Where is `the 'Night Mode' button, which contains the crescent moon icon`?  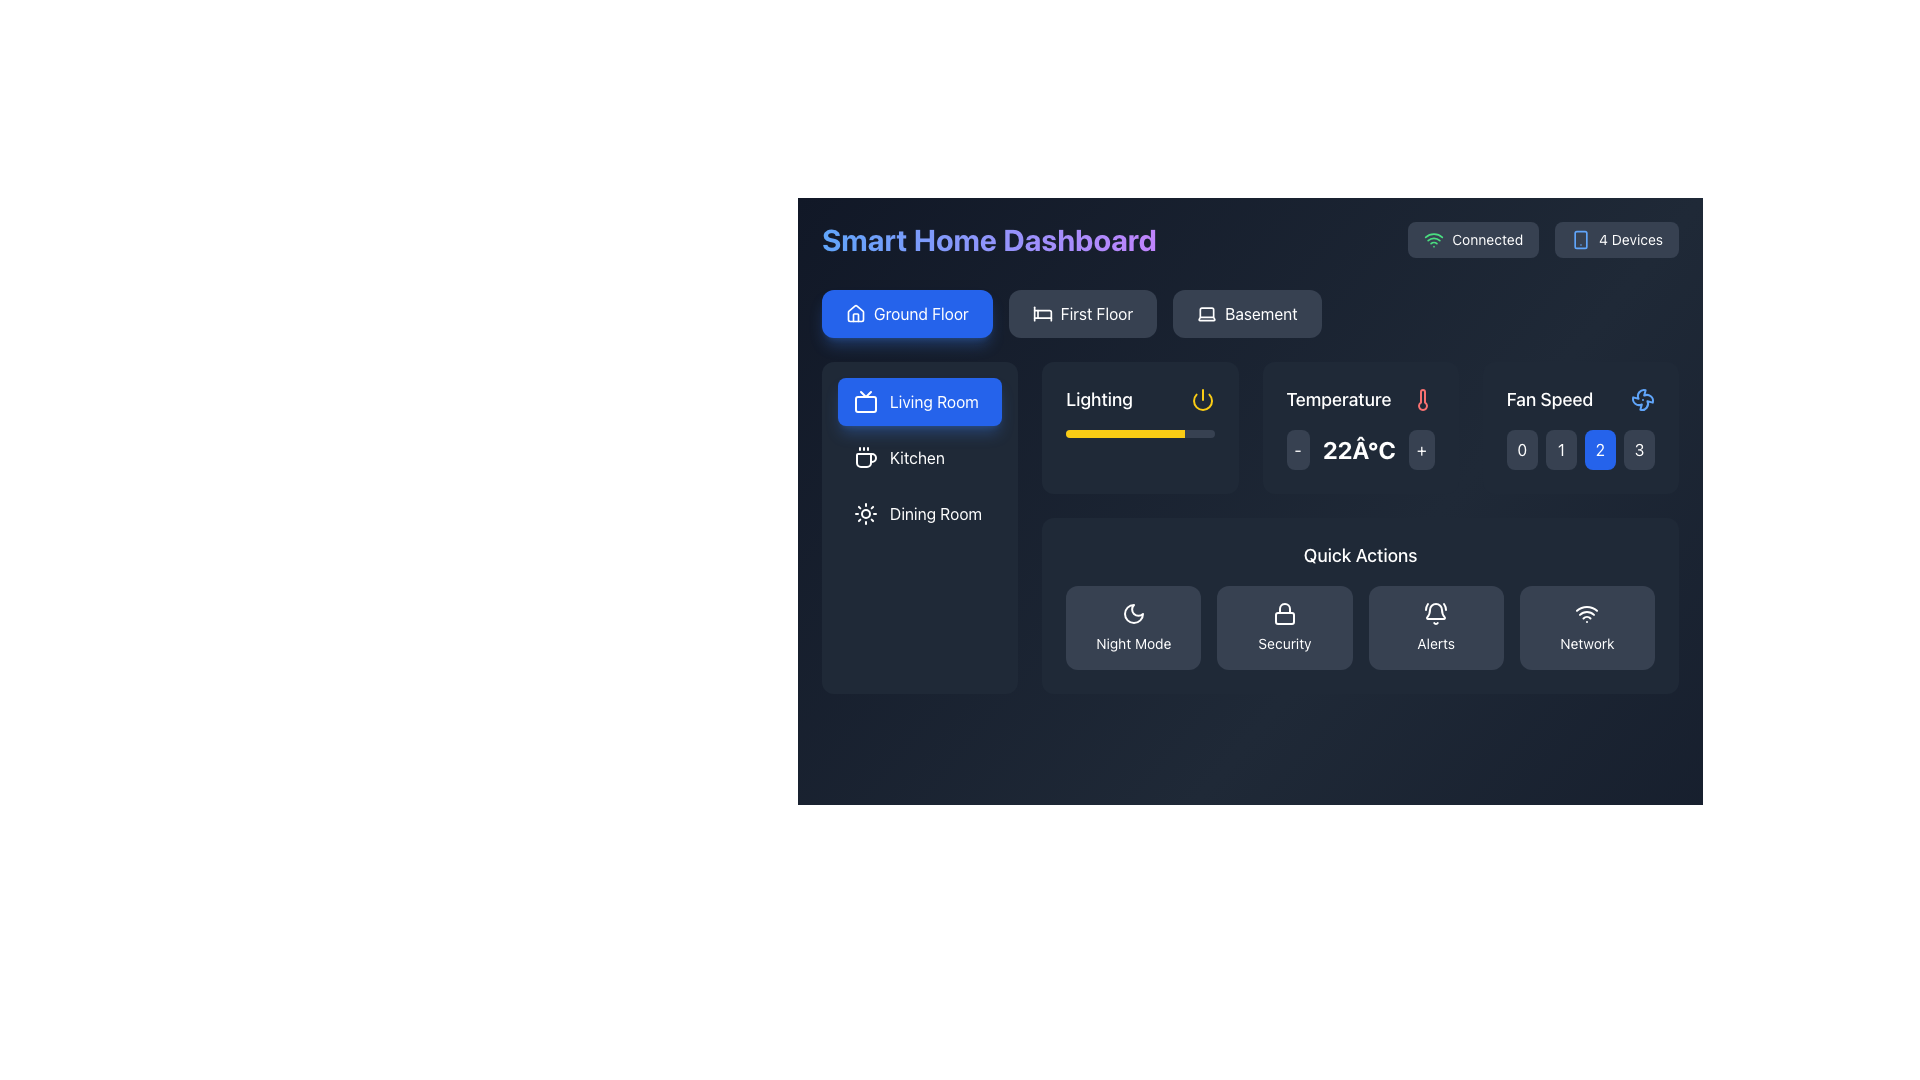
the 'Night Mode' button, which contains the crescent moon icon is located at coordinates (1133, 612).